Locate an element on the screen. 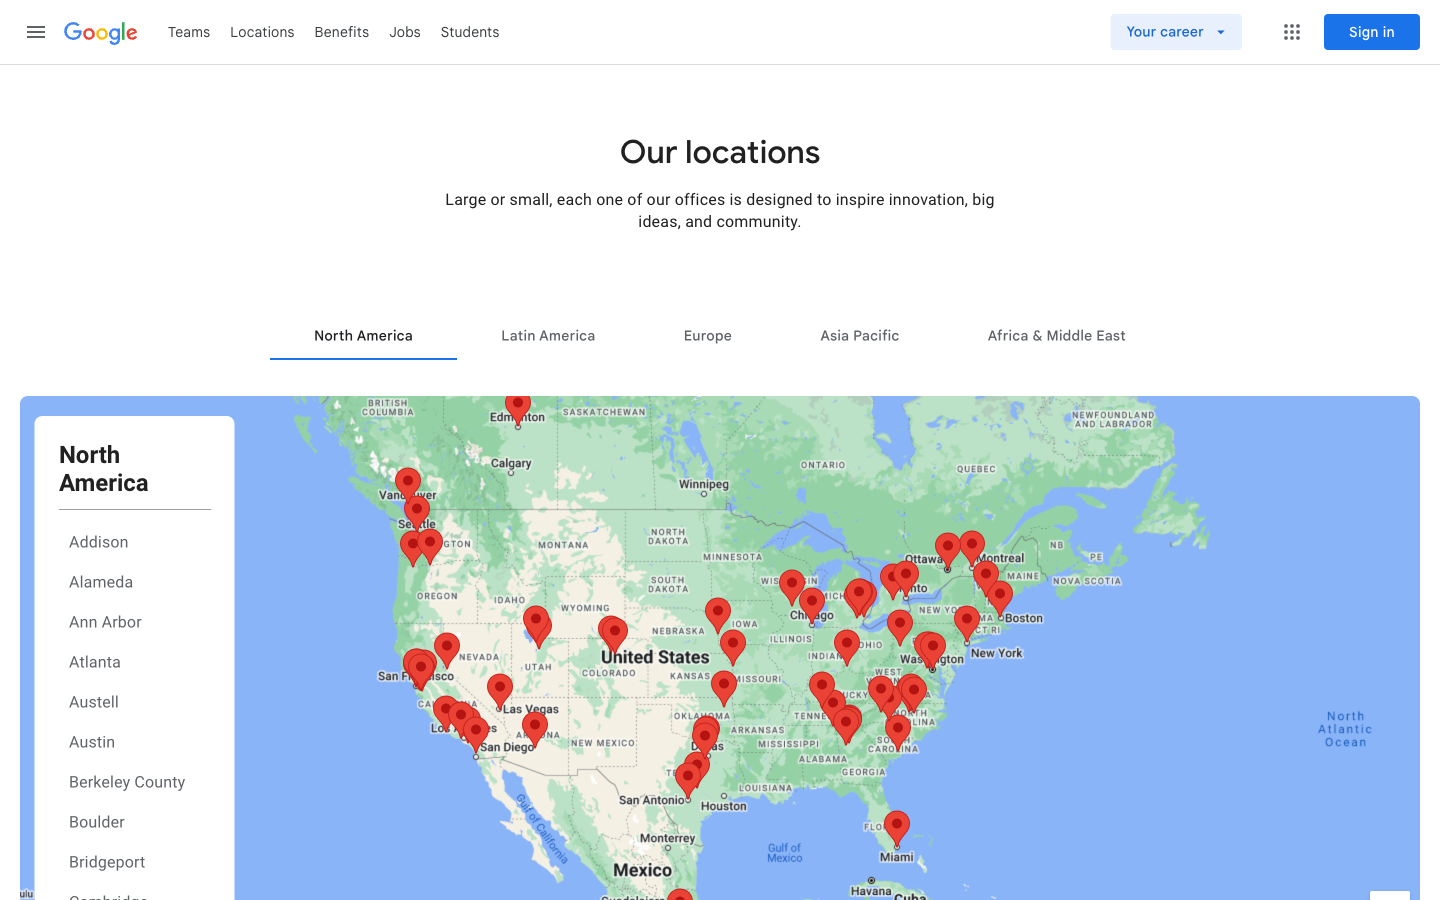  the "Your Career" section is located at coordinates (1205, 31).